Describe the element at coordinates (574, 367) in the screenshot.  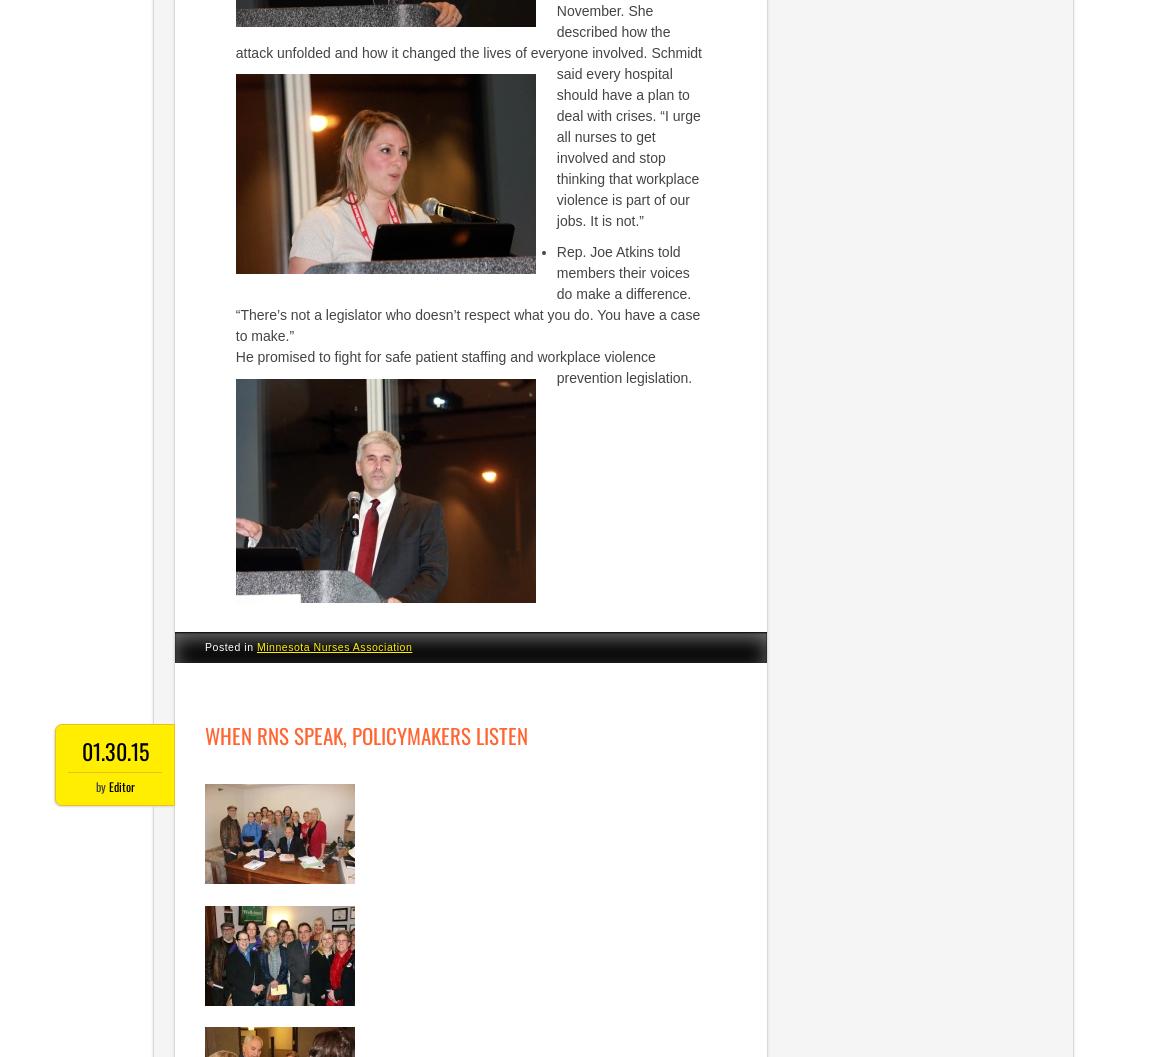
I see `'staffing and workplace violence prevention legislation.'` at that location.